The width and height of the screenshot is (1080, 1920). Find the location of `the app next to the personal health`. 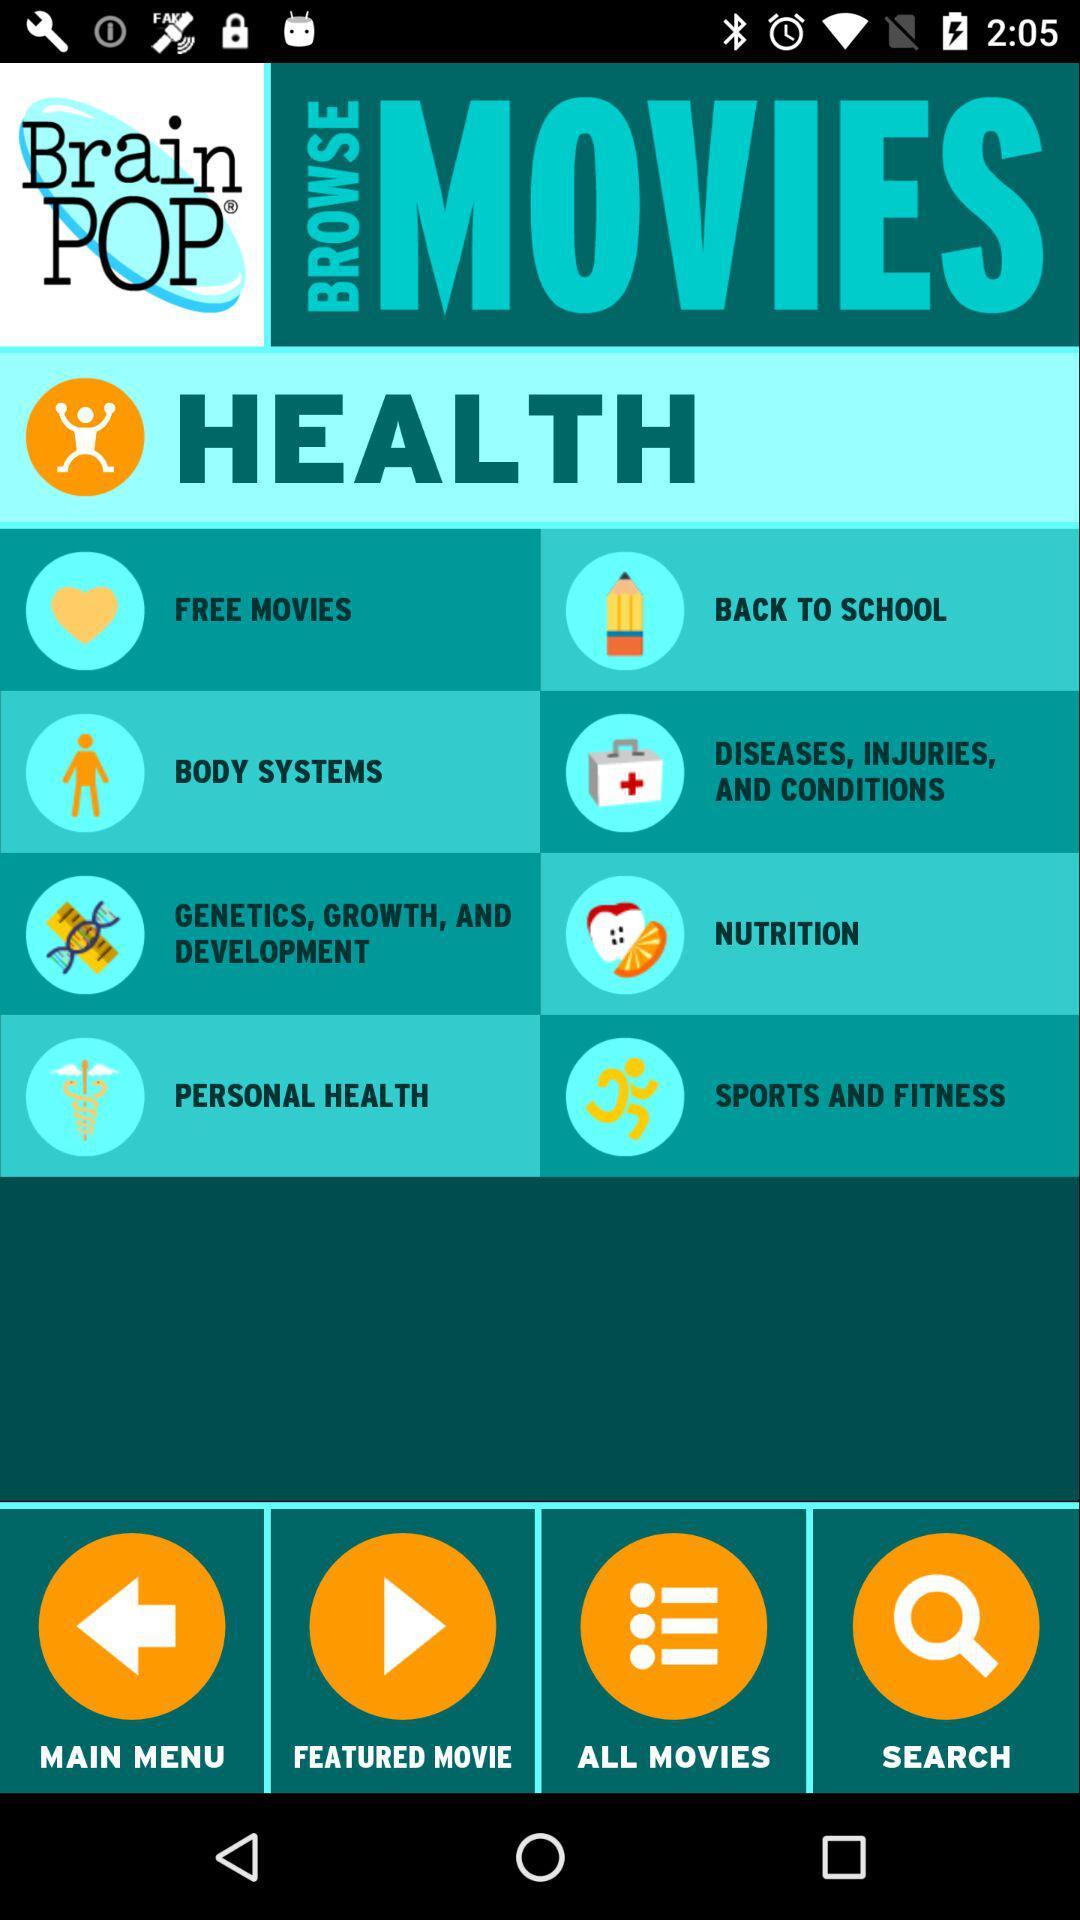

the app next to the personal health is located at coordinates (83, 1098).